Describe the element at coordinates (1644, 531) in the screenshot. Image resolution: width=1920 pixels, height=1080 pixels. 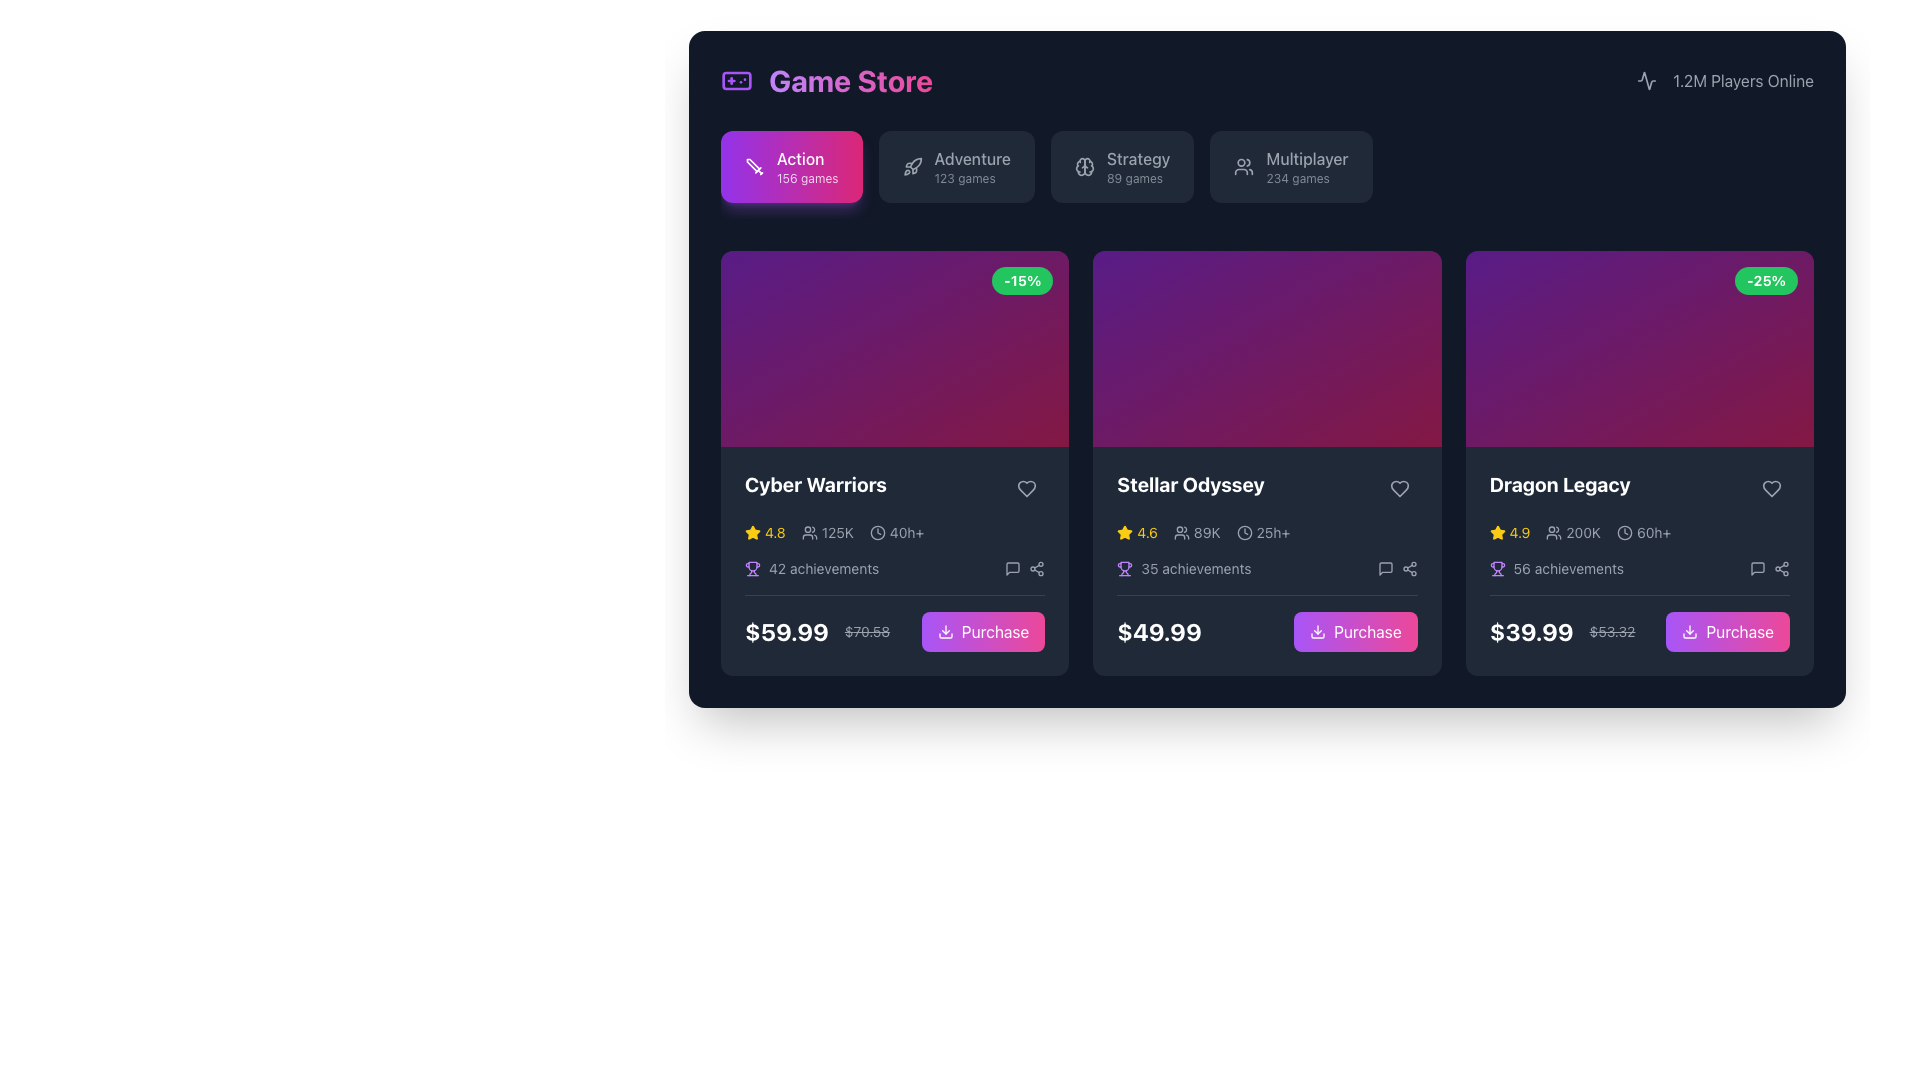
I see `the '60h+' label with a clock icon located in the gameplay details section of the 'Dragon Legacy' game card, positioned below the player count and above the achievement details` at that location.